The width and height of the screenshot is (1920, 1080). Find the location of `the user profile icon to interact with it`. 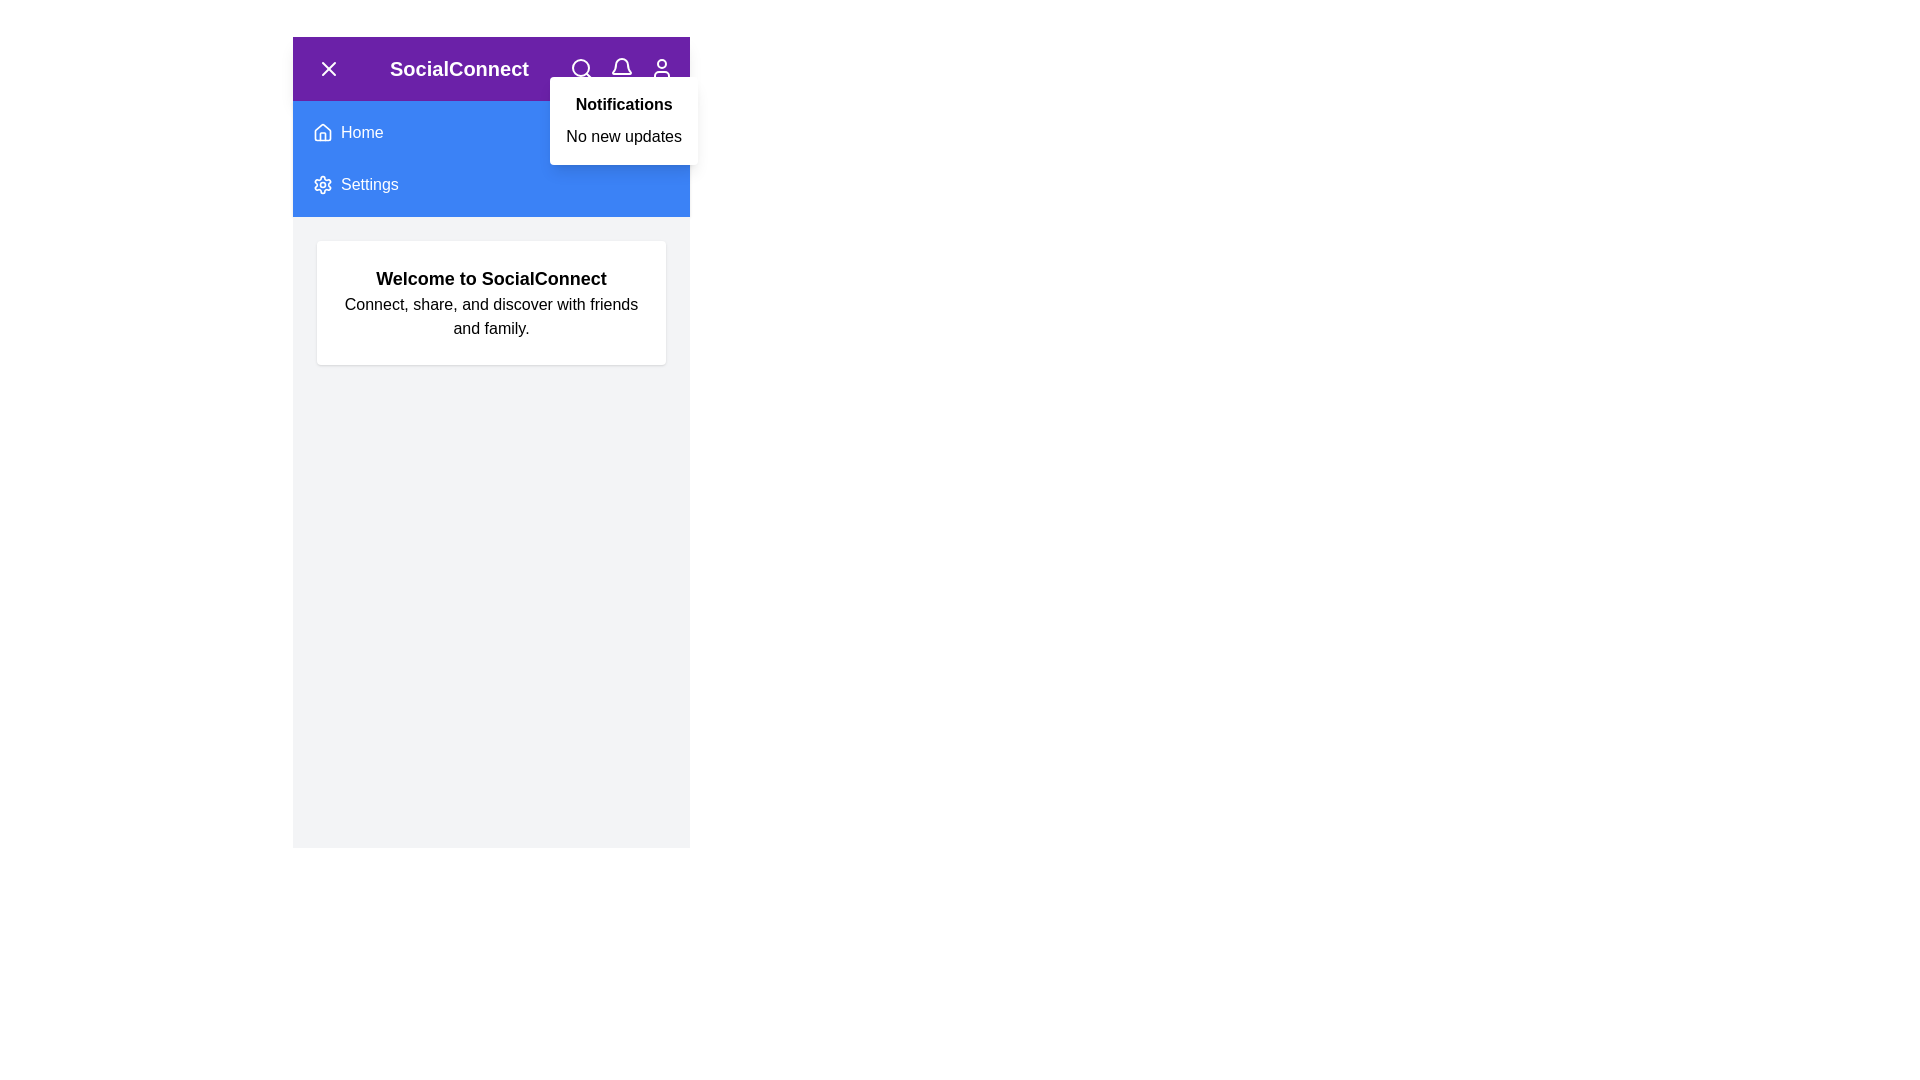

the user profile icon to interact with it is located at coordinates (662, 68).